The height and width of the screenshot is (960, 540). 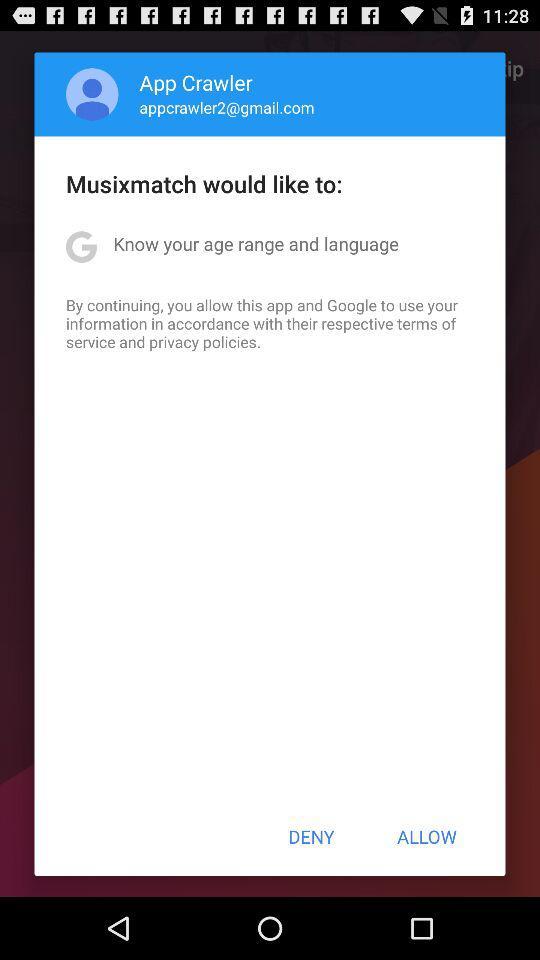 I want to click on appcrawler2@gmail.com icon, so click(x=226, y=107).